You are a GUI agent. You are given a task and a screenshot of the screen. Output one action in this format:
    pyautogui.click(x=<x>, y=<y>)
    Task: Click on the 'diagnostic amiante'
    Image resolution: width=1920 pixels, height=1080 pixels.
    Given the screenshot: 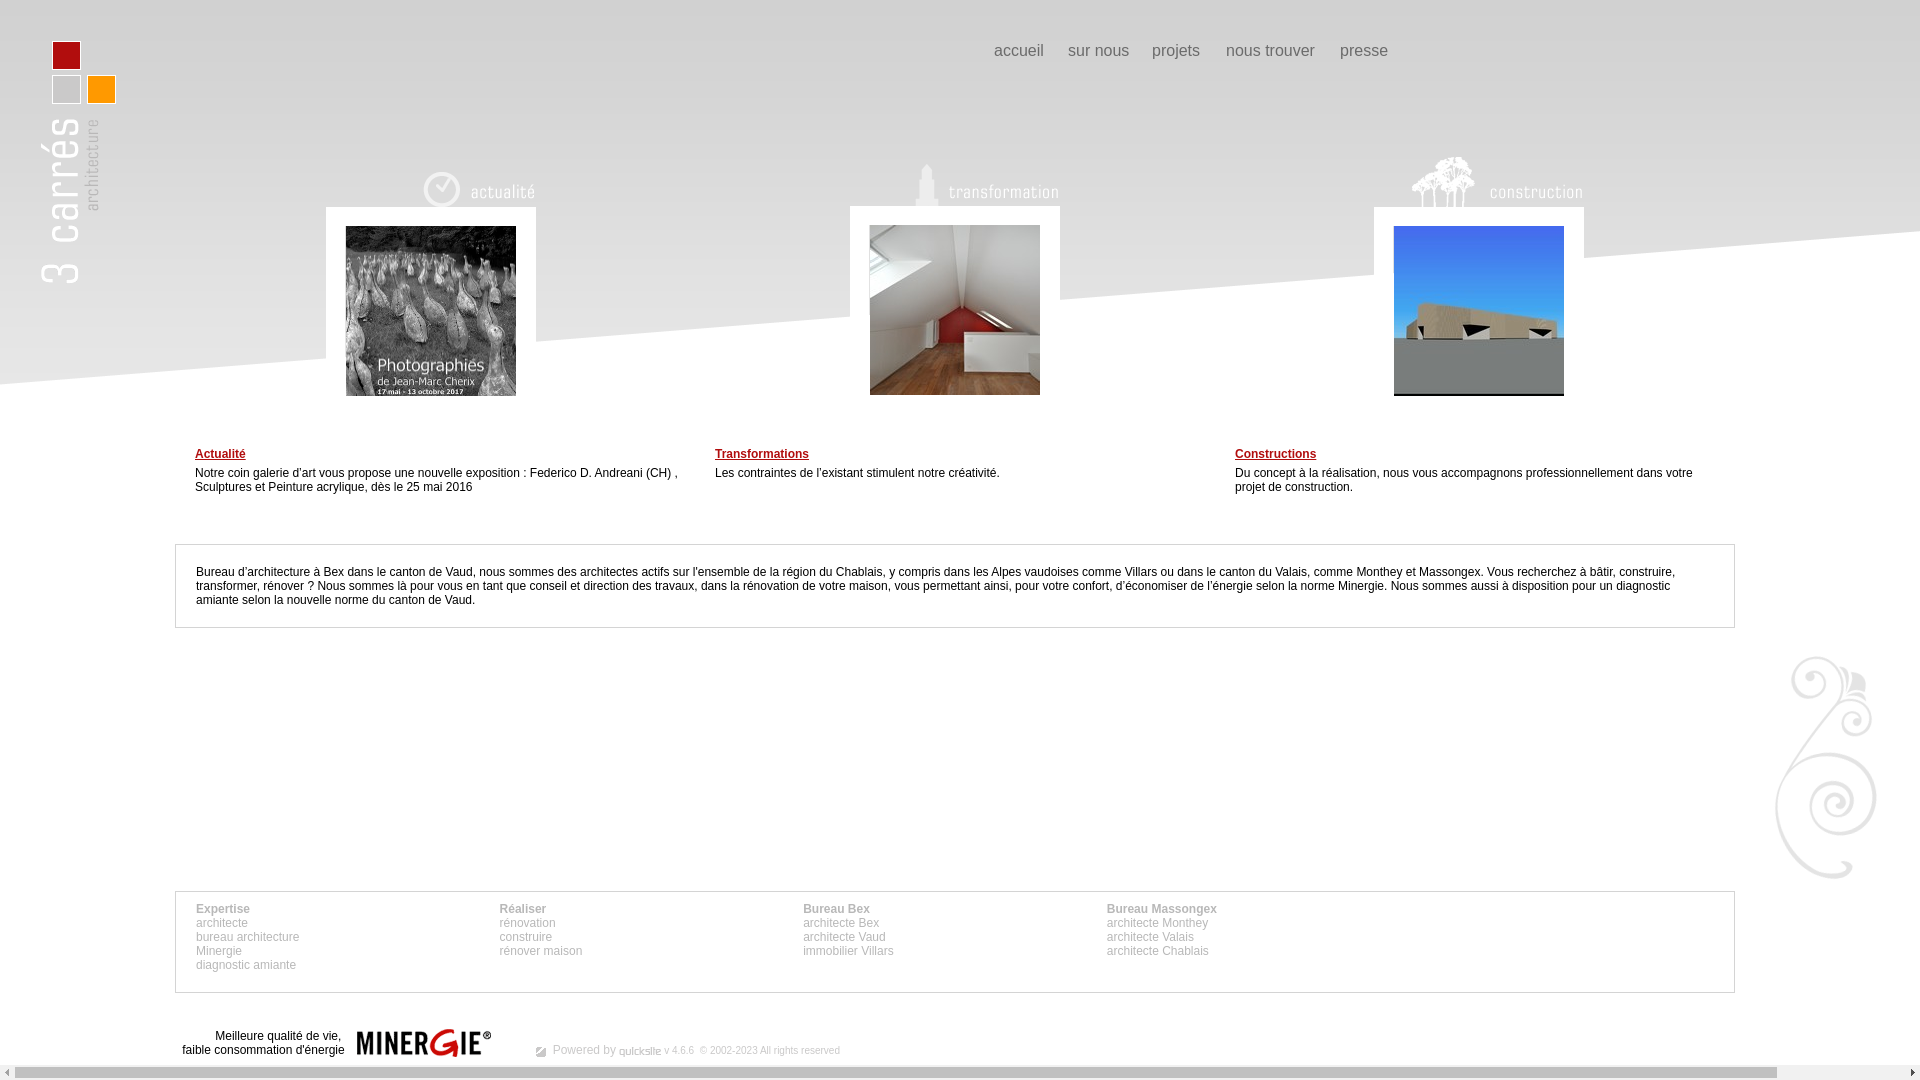 What is the action you would take?
    pyautogui.click(x=244, y=963)
    